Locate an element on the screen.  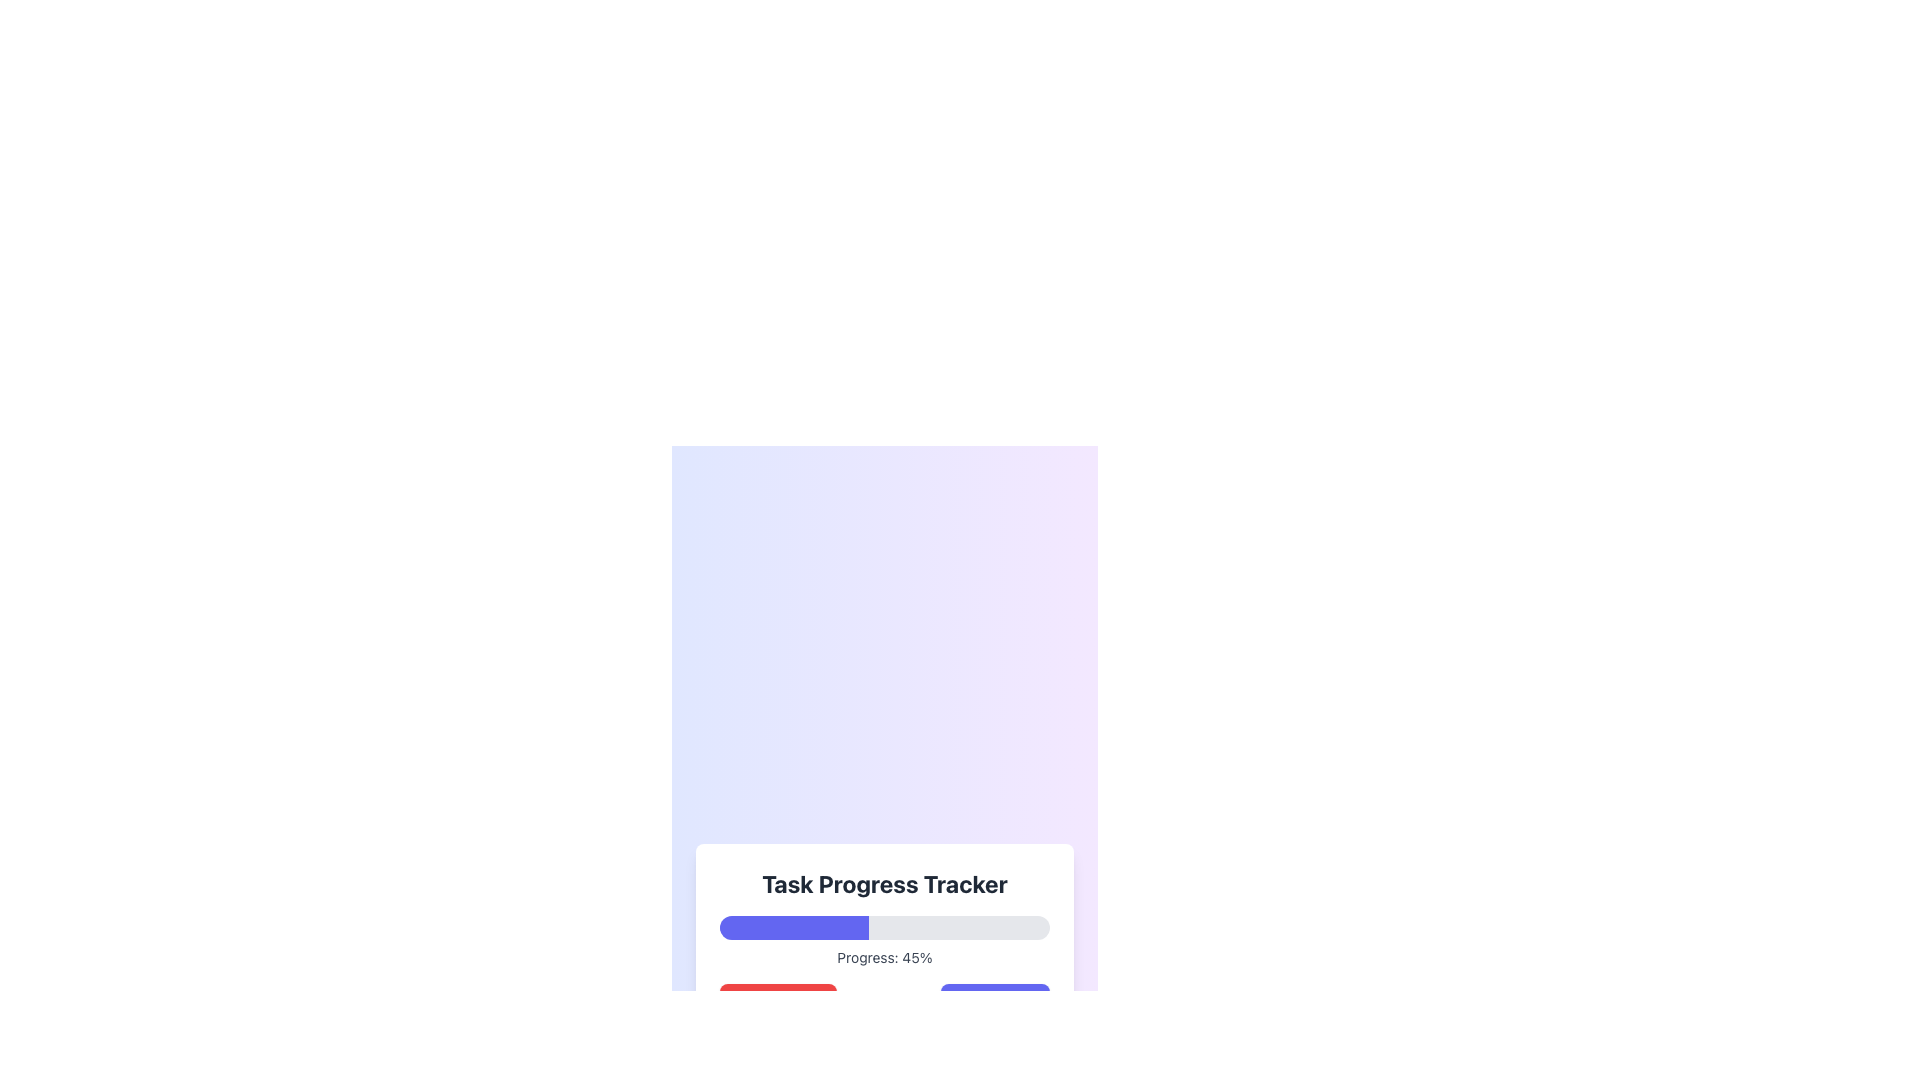
the informational Text Label that displays the current progress percentage, located beneath the progress bar in the 'Task Progress Tracker' card is located at coordinates (883, 956).